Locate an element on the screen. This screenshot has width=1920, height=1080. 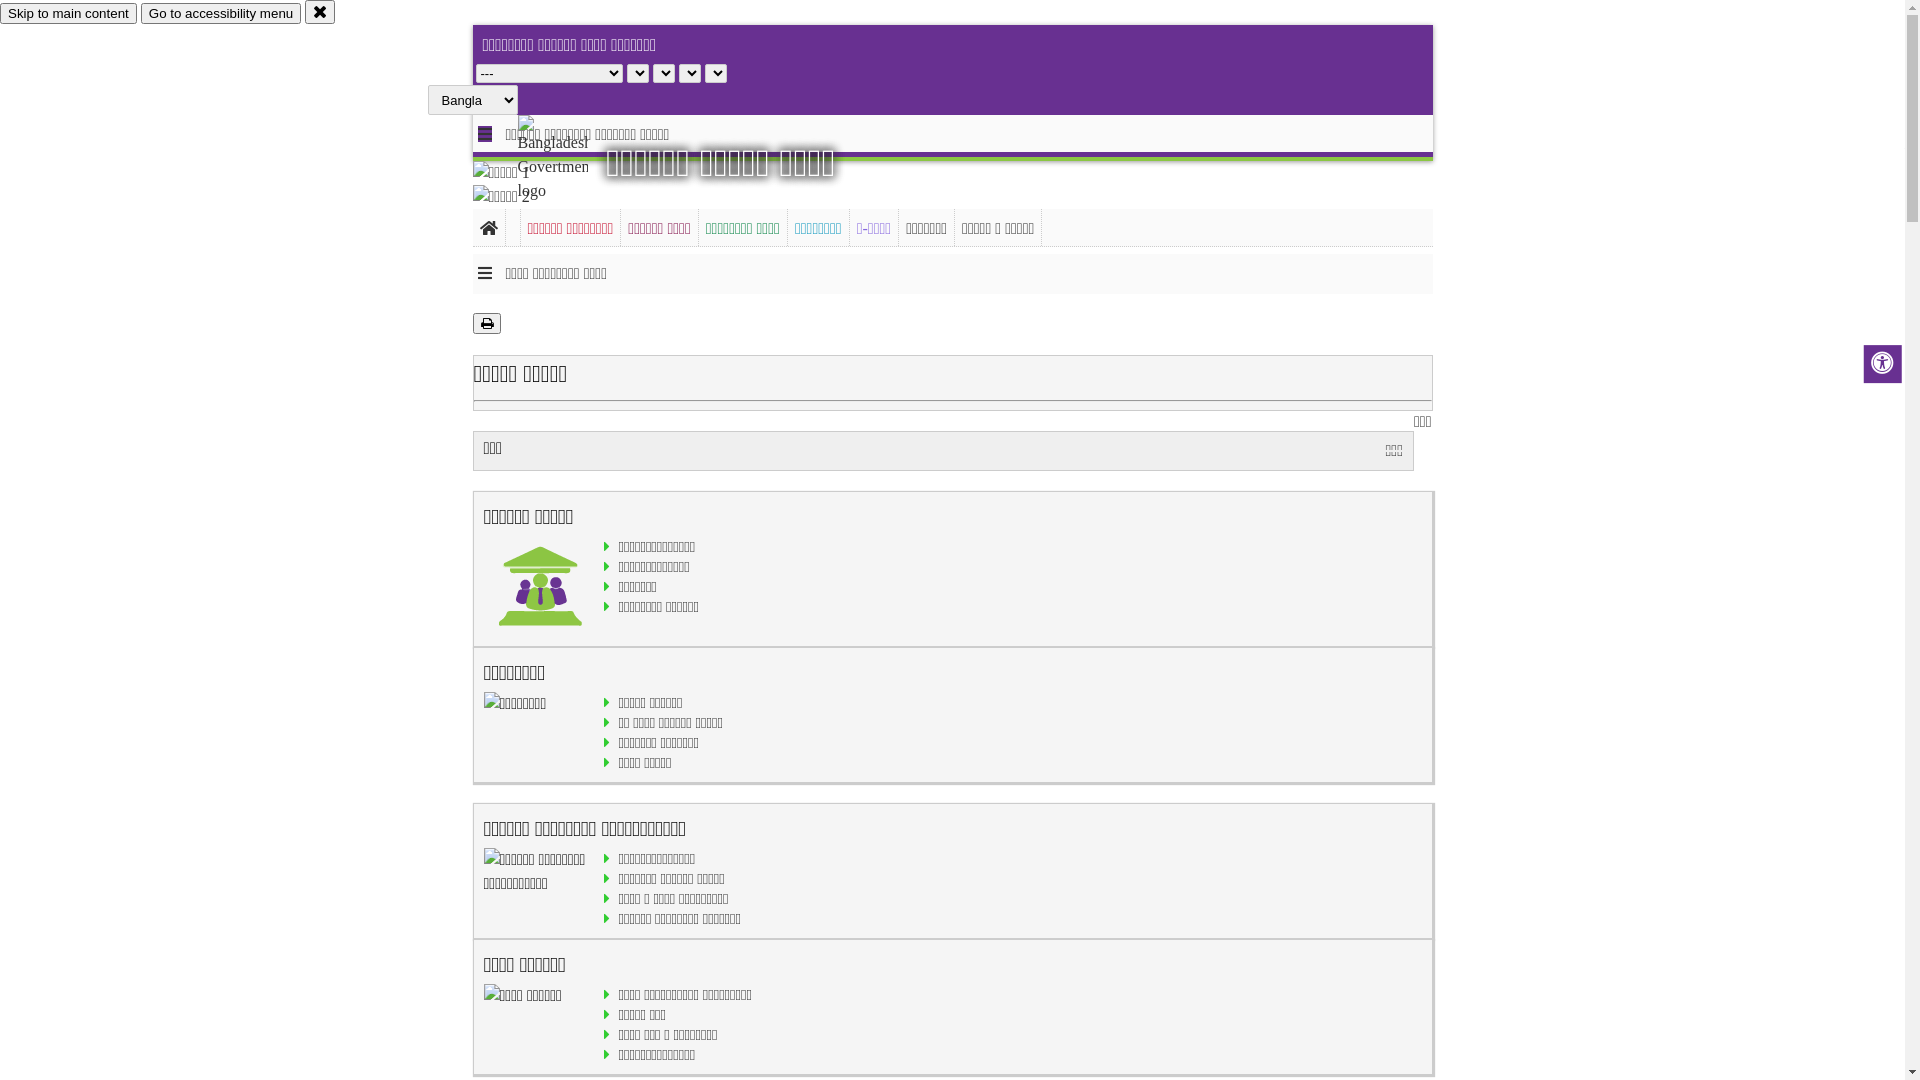
'close' is located at coordinates (320, 11).